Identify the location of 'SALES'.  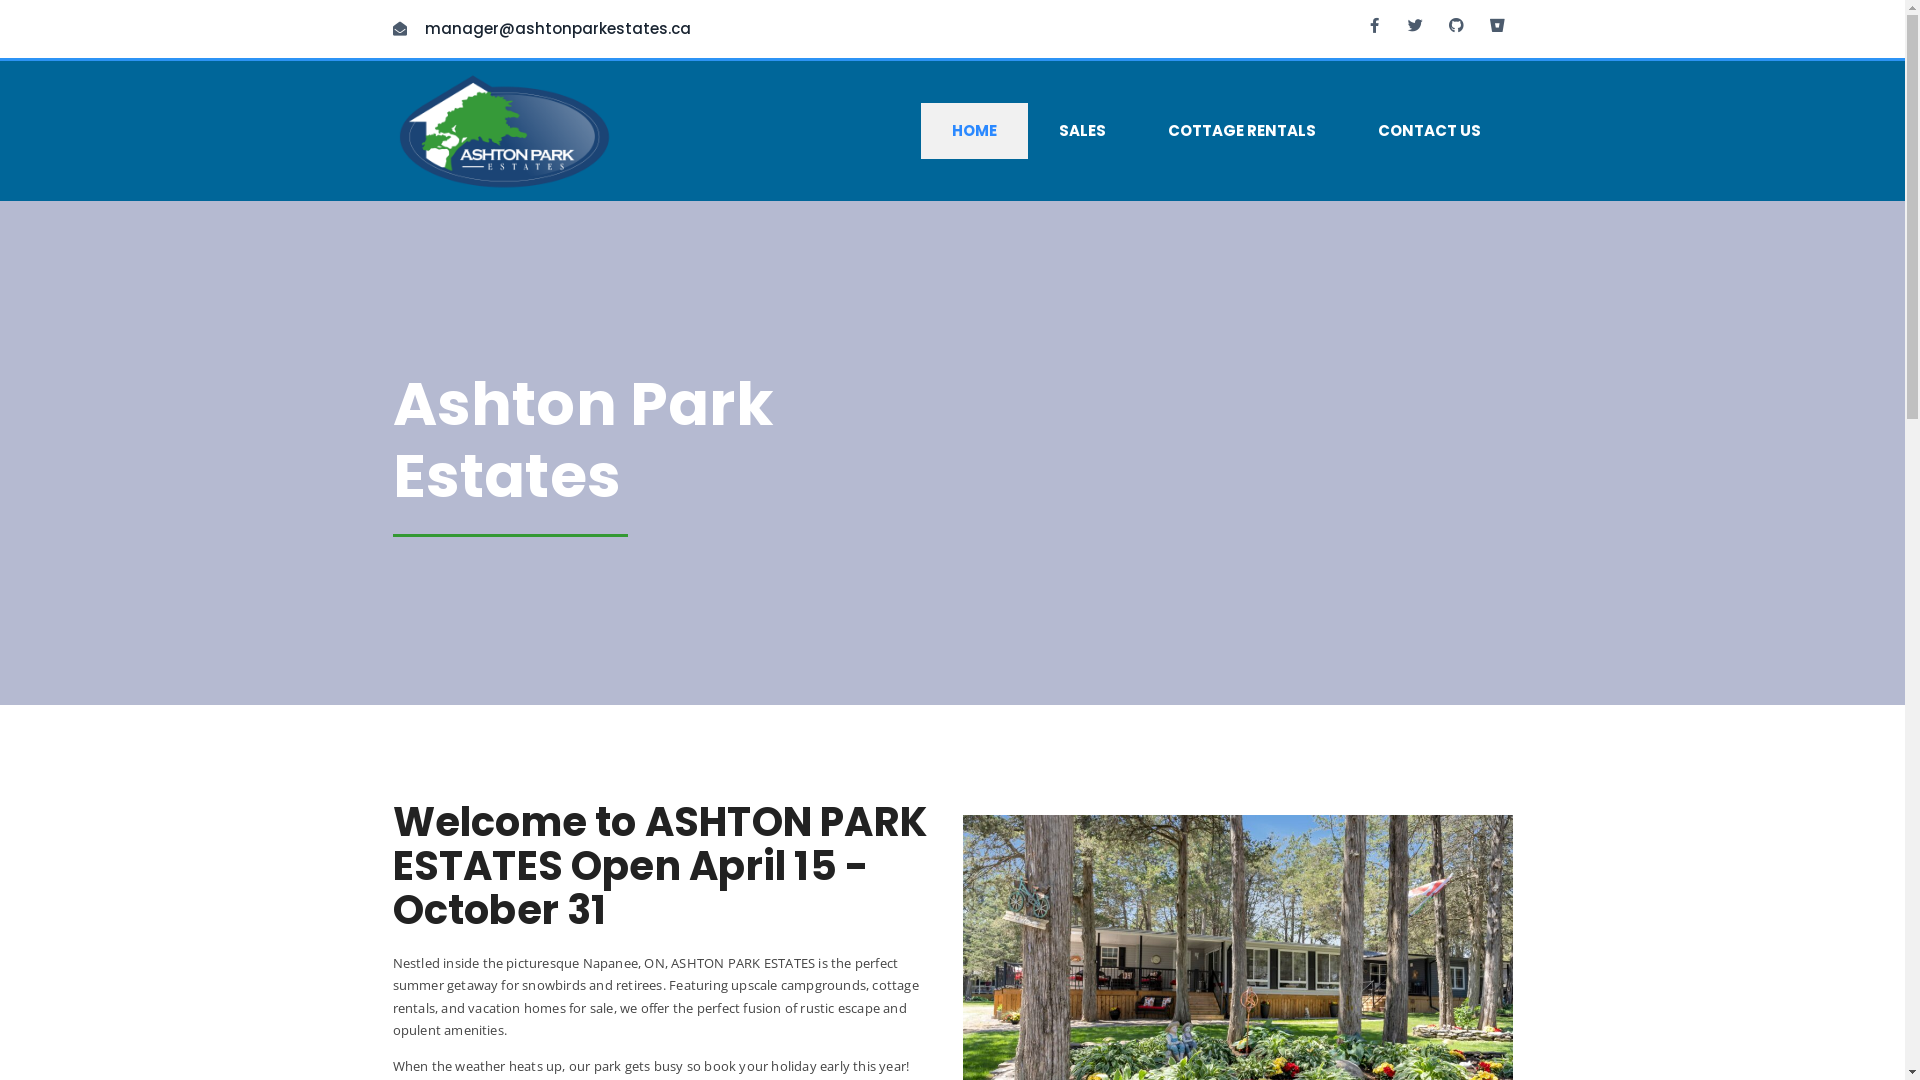
(1081, 131).